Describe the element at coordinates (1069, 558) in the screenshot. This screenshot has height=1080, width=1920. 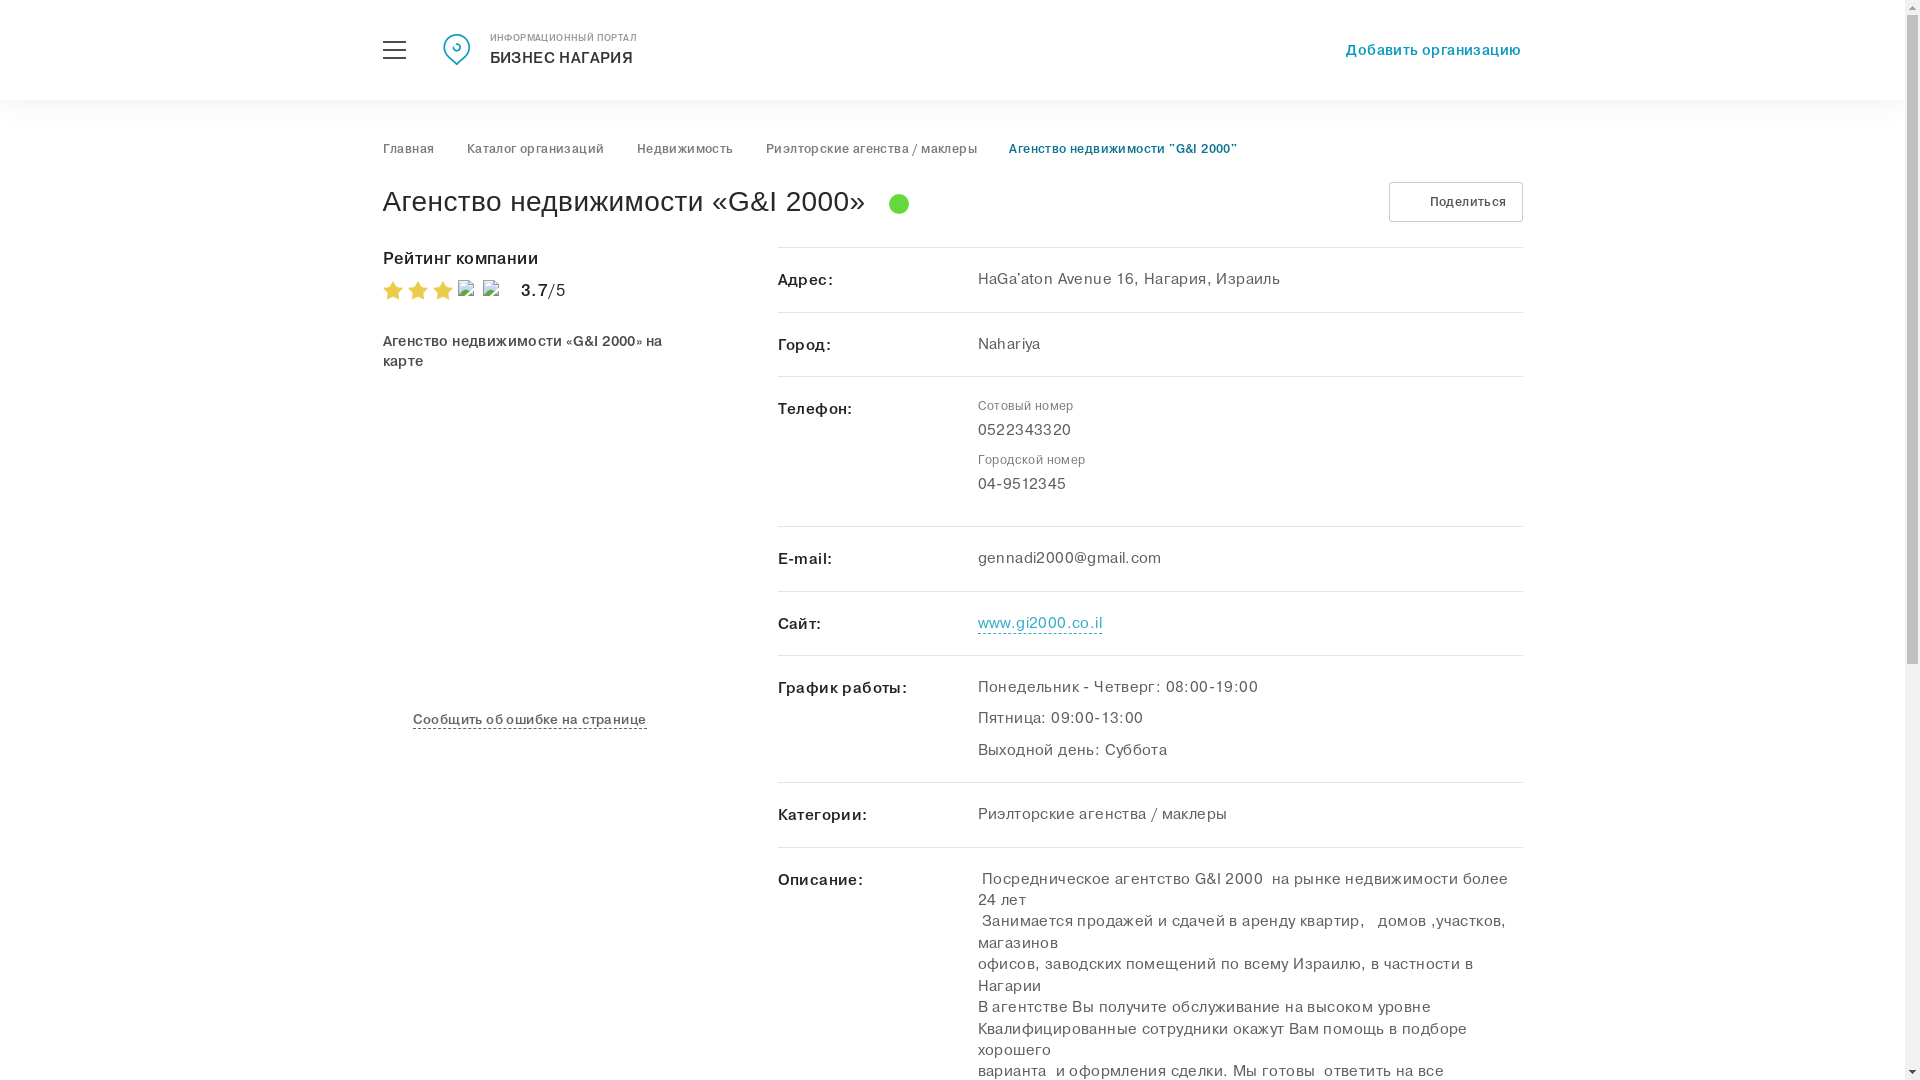
I see `'gennadi2000@gmail.com'` at that location.